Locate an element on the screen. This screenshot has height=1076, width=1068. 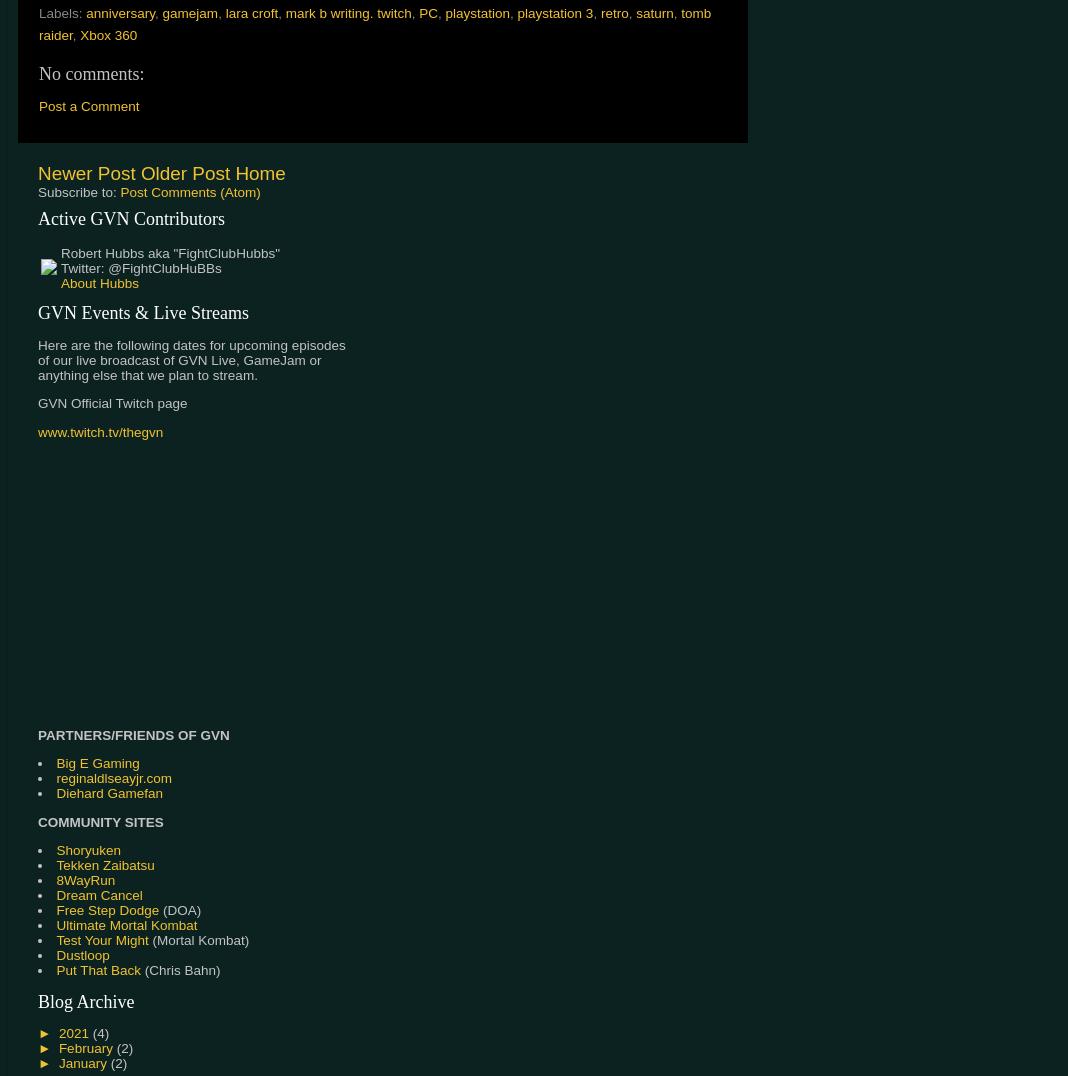
'Post a Comment' is located at coordinates (37, 104).